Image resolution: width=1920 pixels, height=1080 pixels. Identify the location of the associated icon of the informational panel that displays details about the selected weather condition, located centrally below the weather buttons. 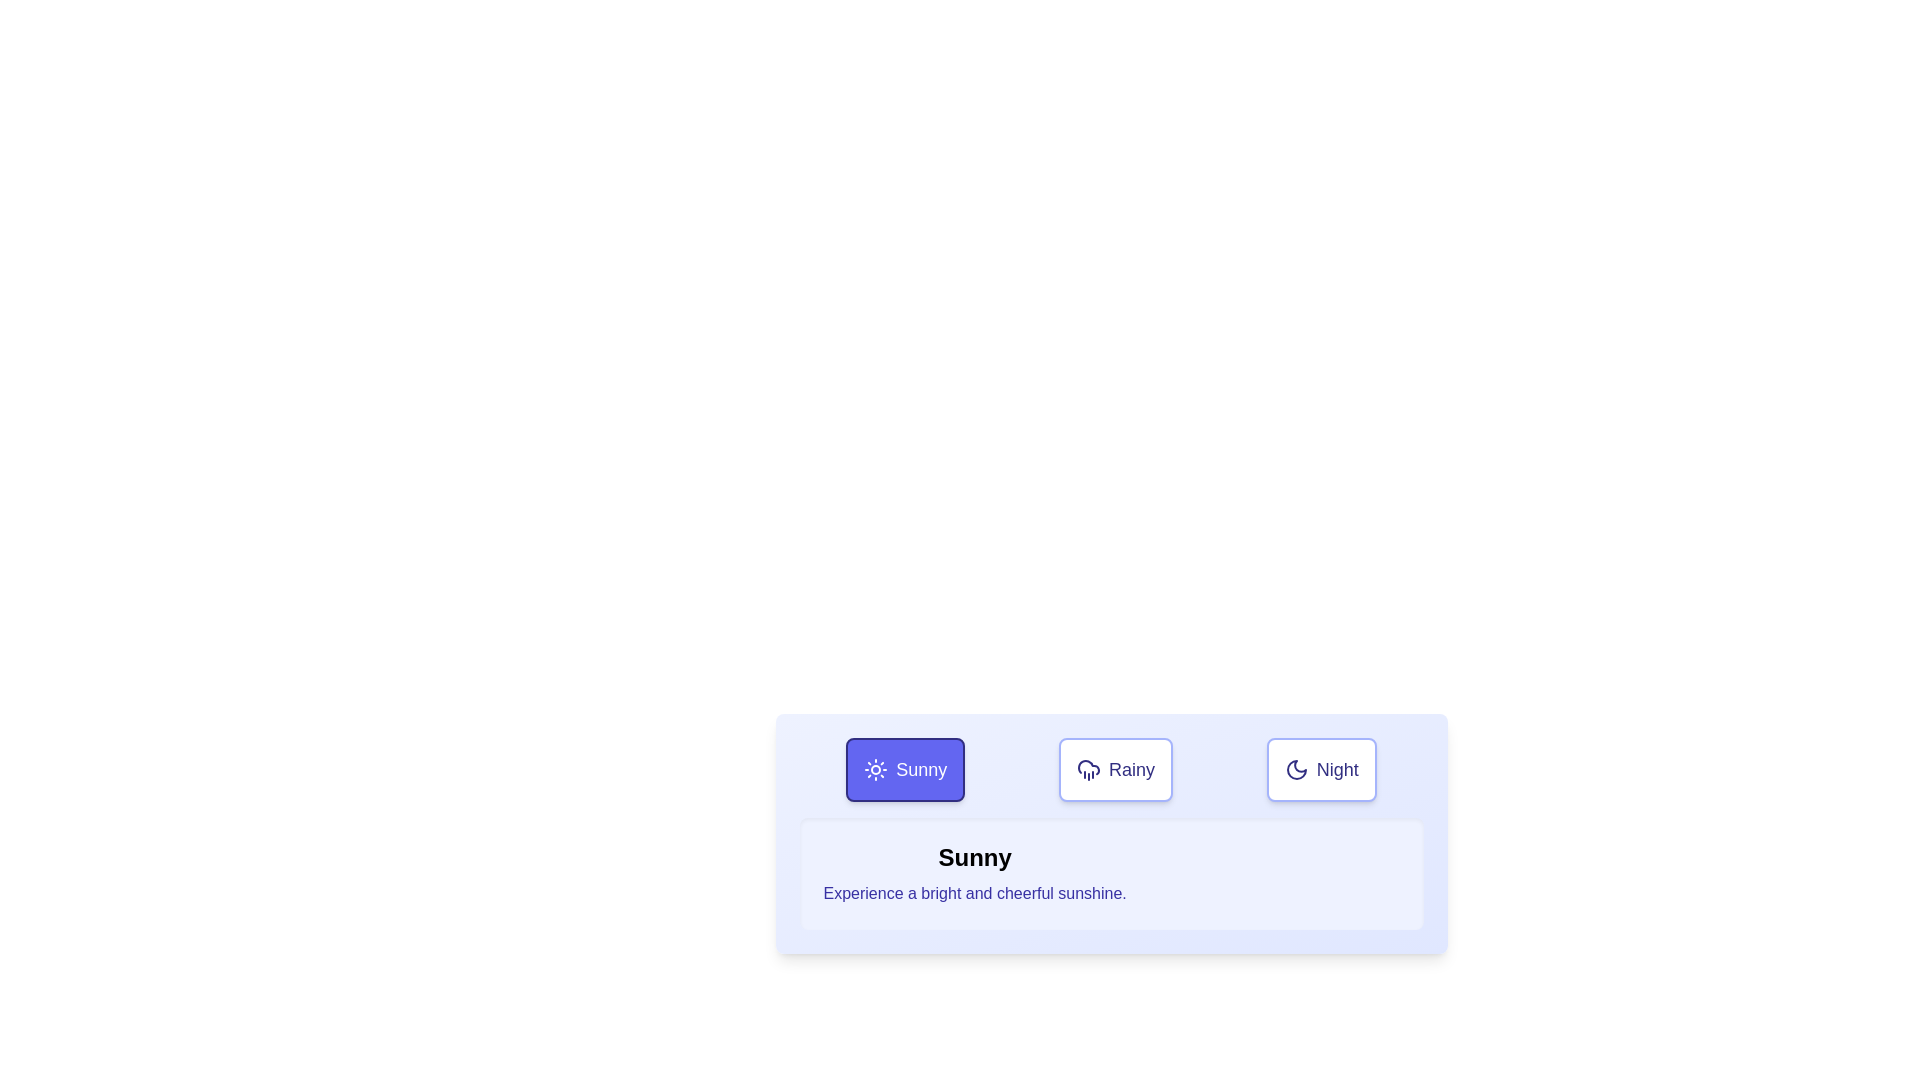
(1110, 833).